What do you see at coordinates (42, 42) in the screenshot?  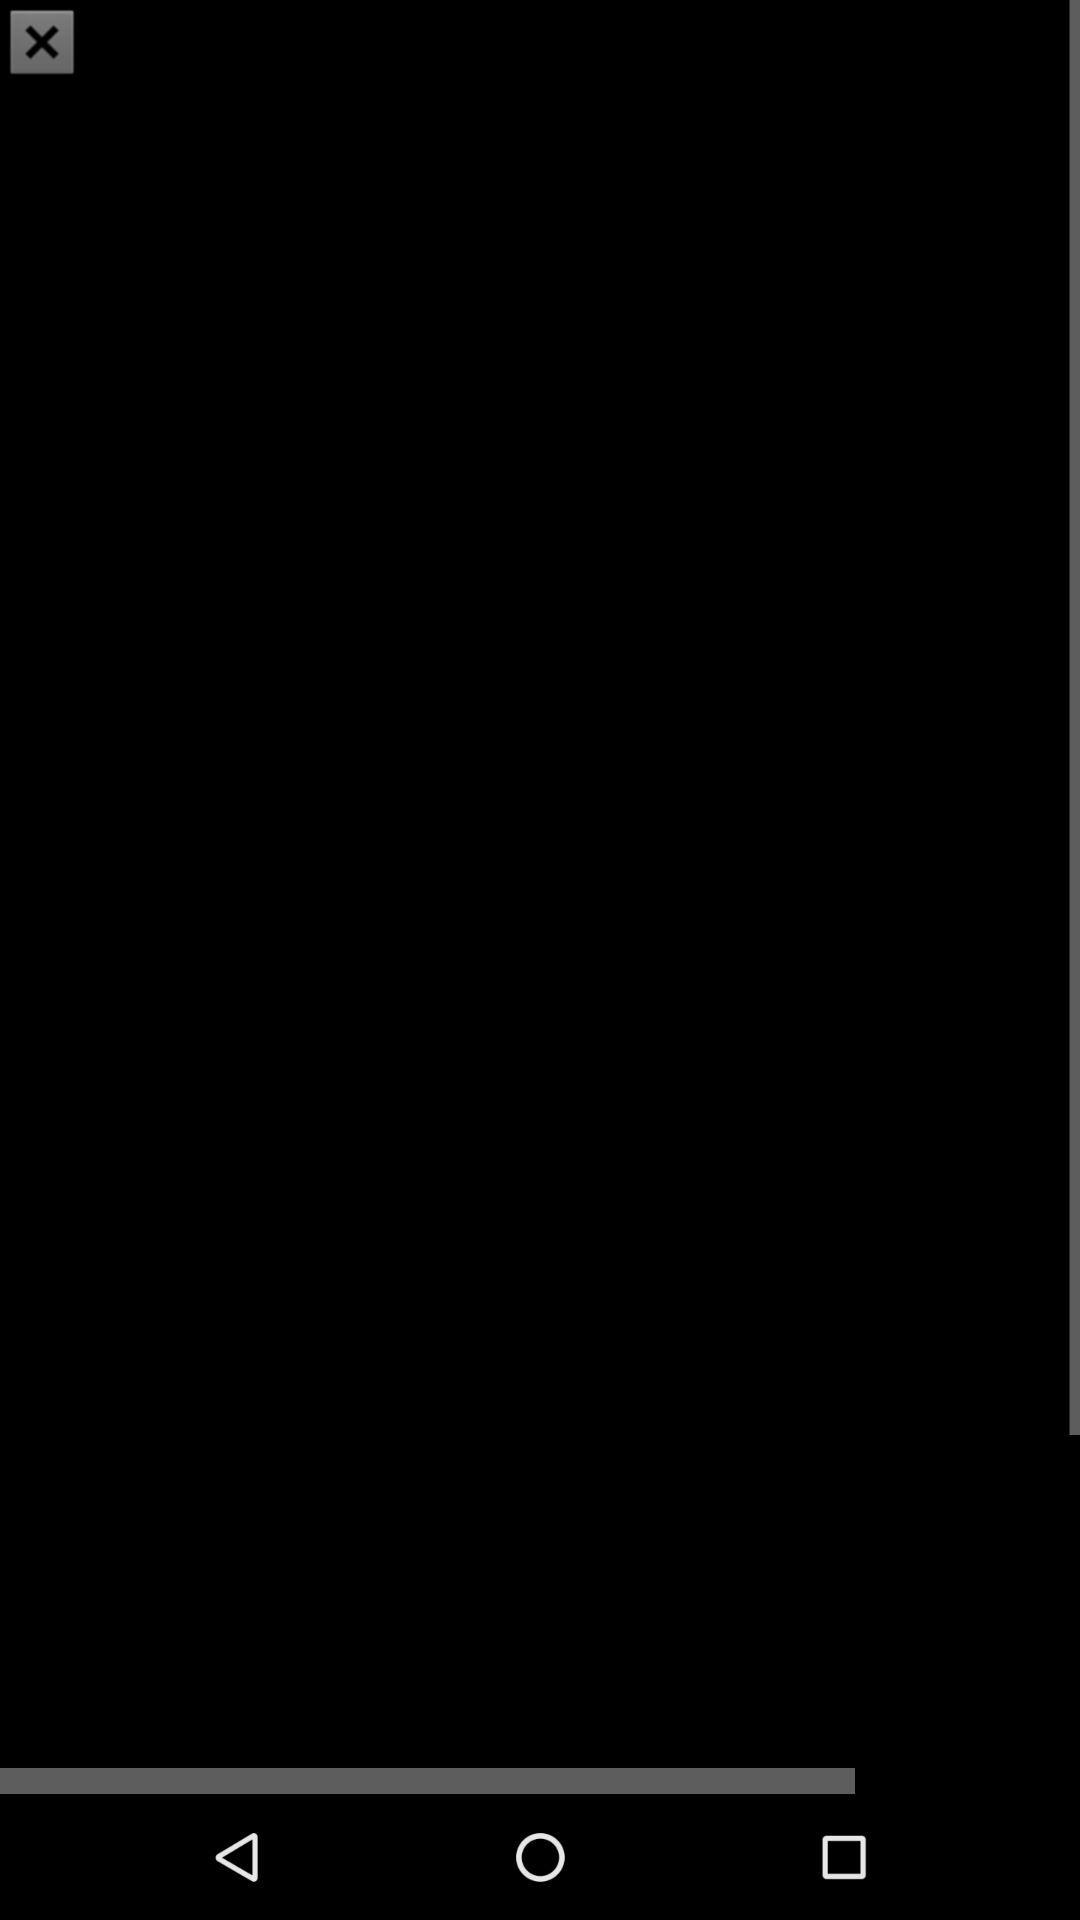 I see `the close icon` at bounding box center [42, 42].